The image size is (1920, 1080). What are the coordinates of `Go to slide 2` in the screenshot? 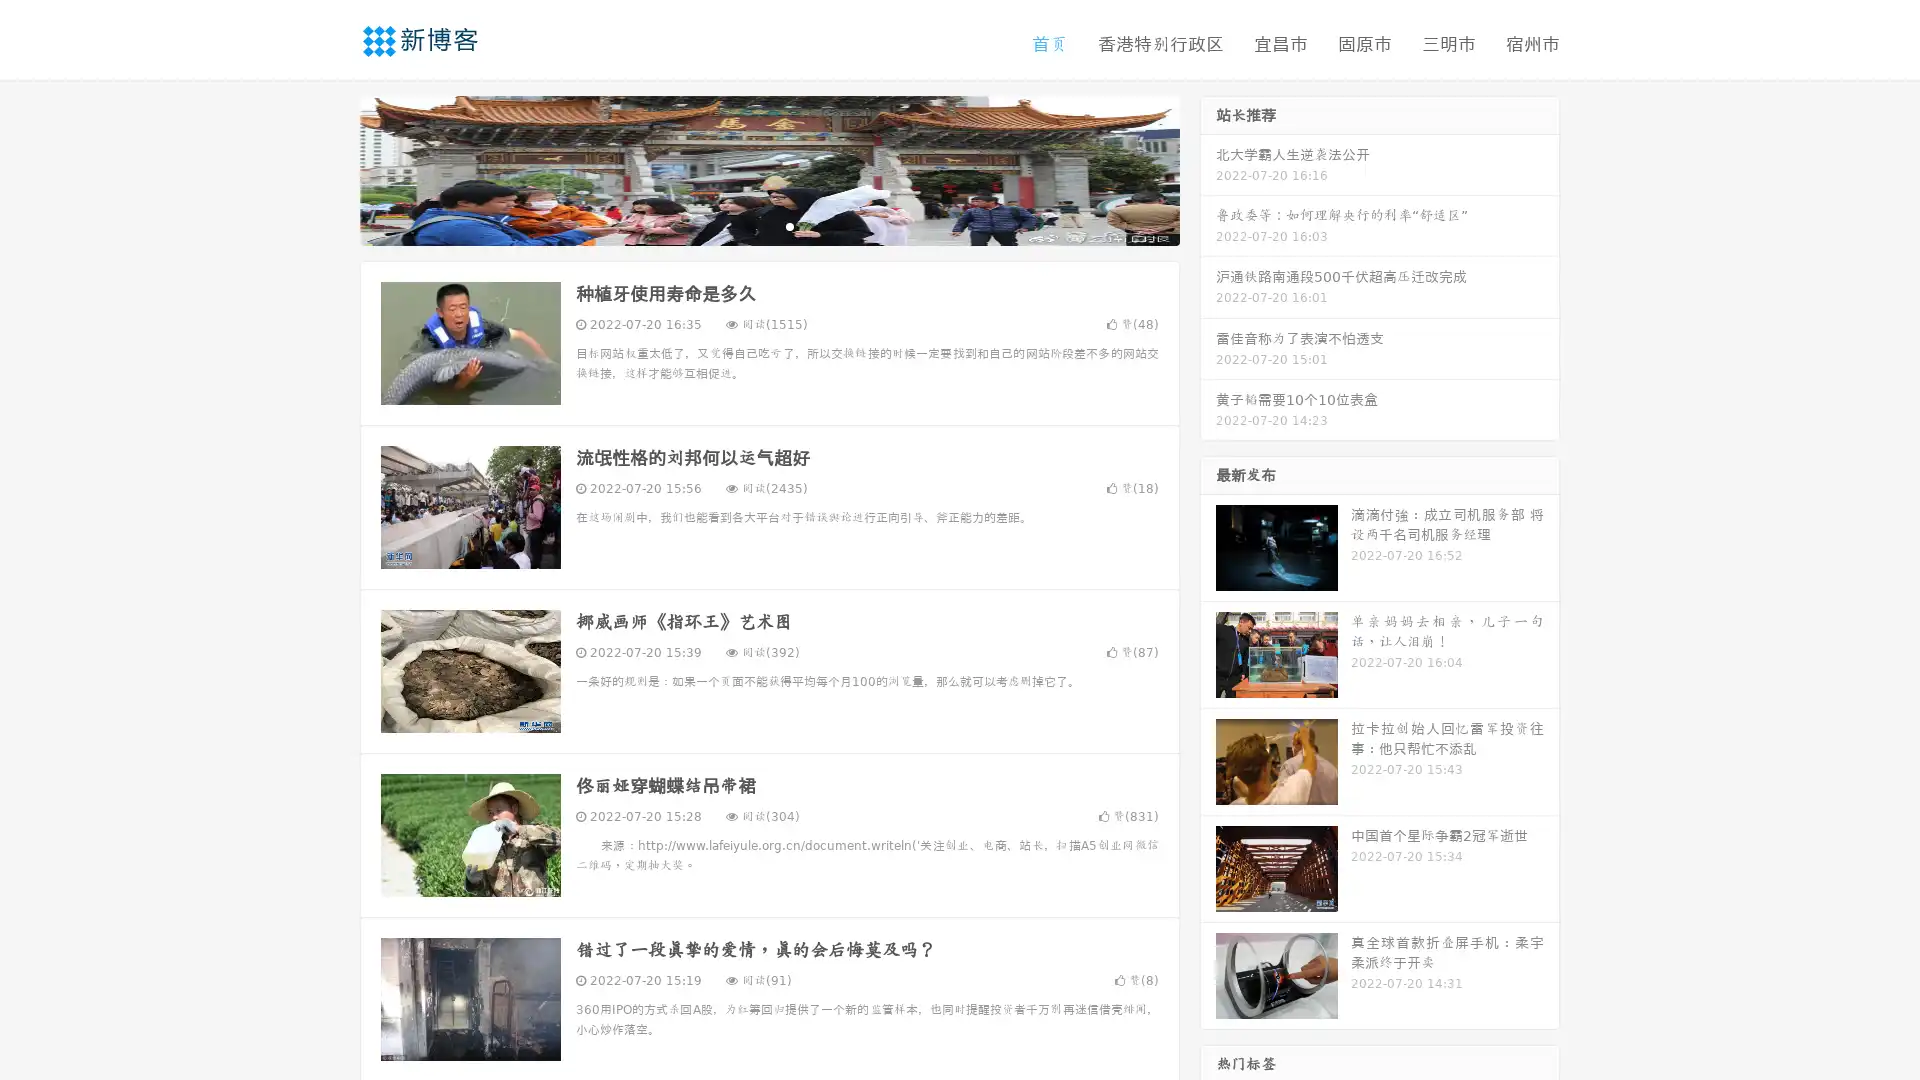 It's located at (768, 225).